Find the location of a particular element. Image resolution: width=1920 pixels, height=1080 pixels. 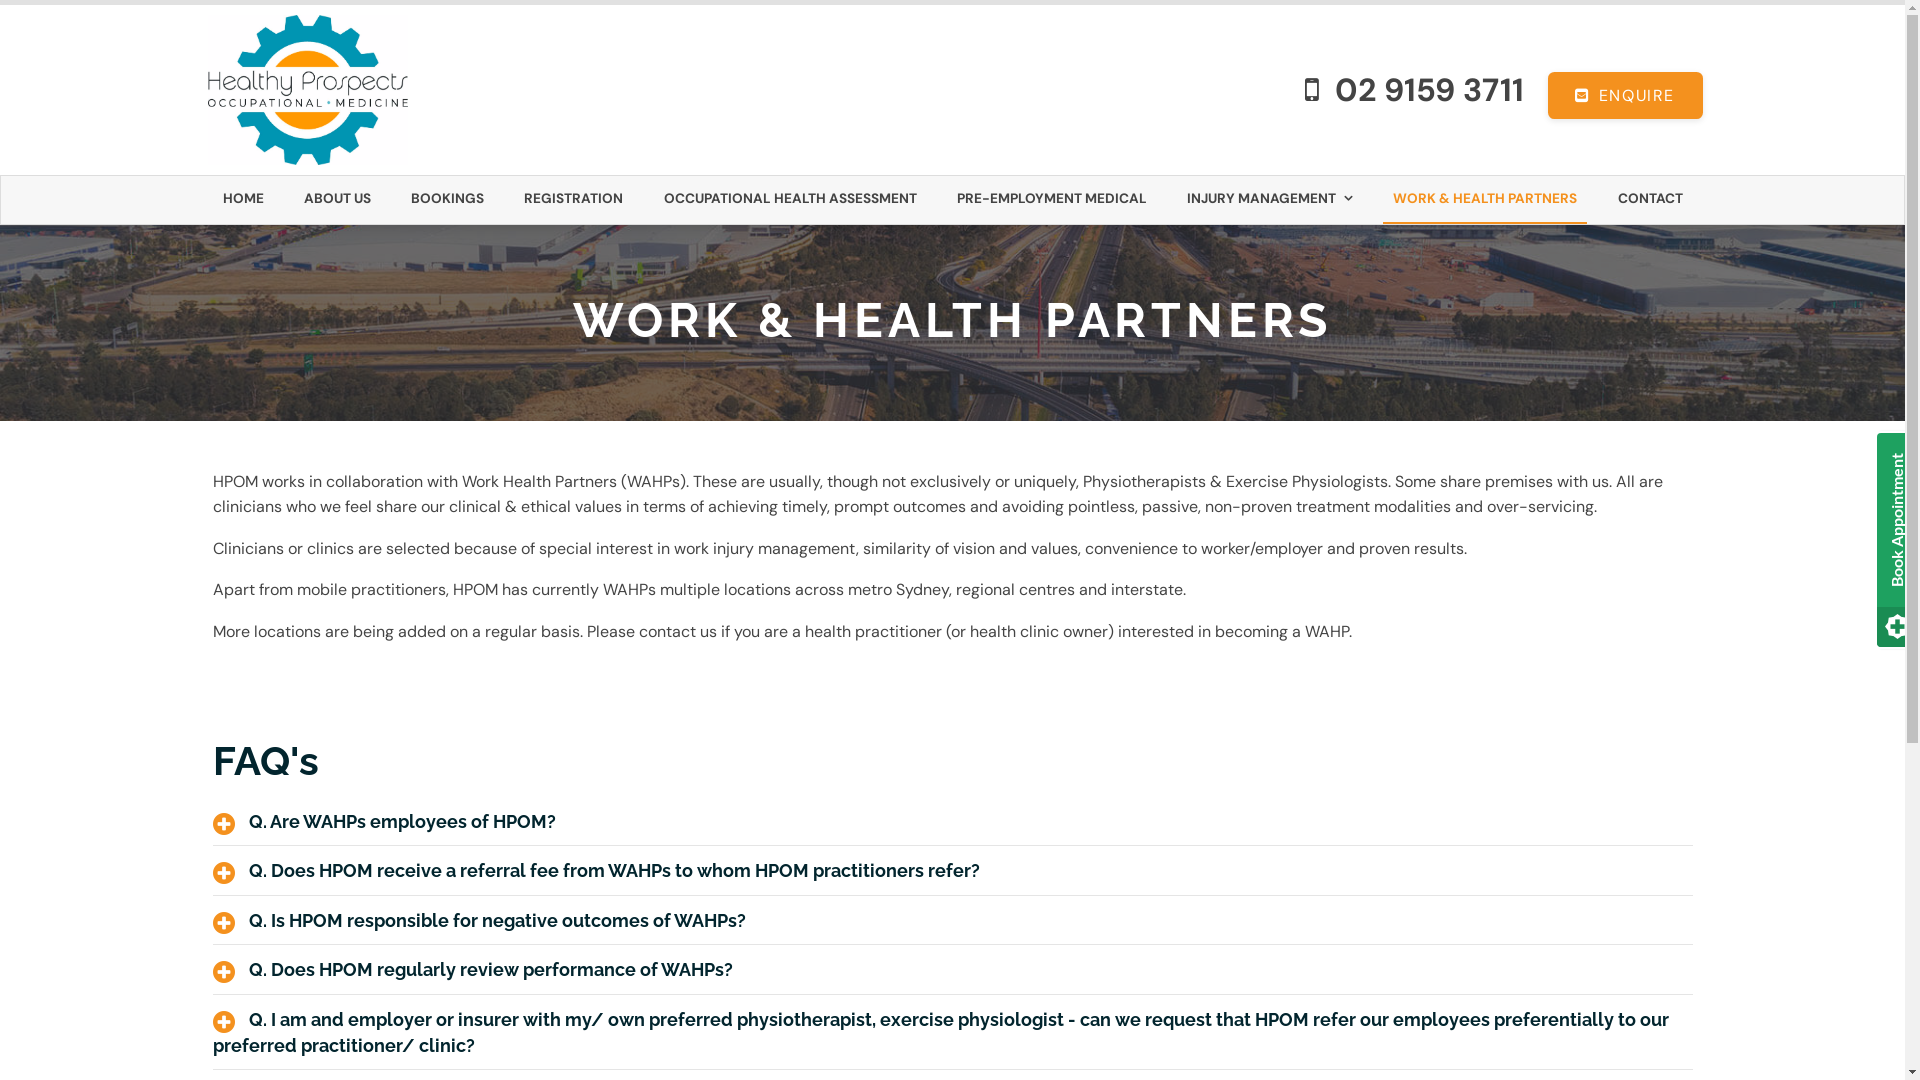

'OCCUPATIONAL HEALTH ASSESSMENT' is located at coordinates (653, 200).